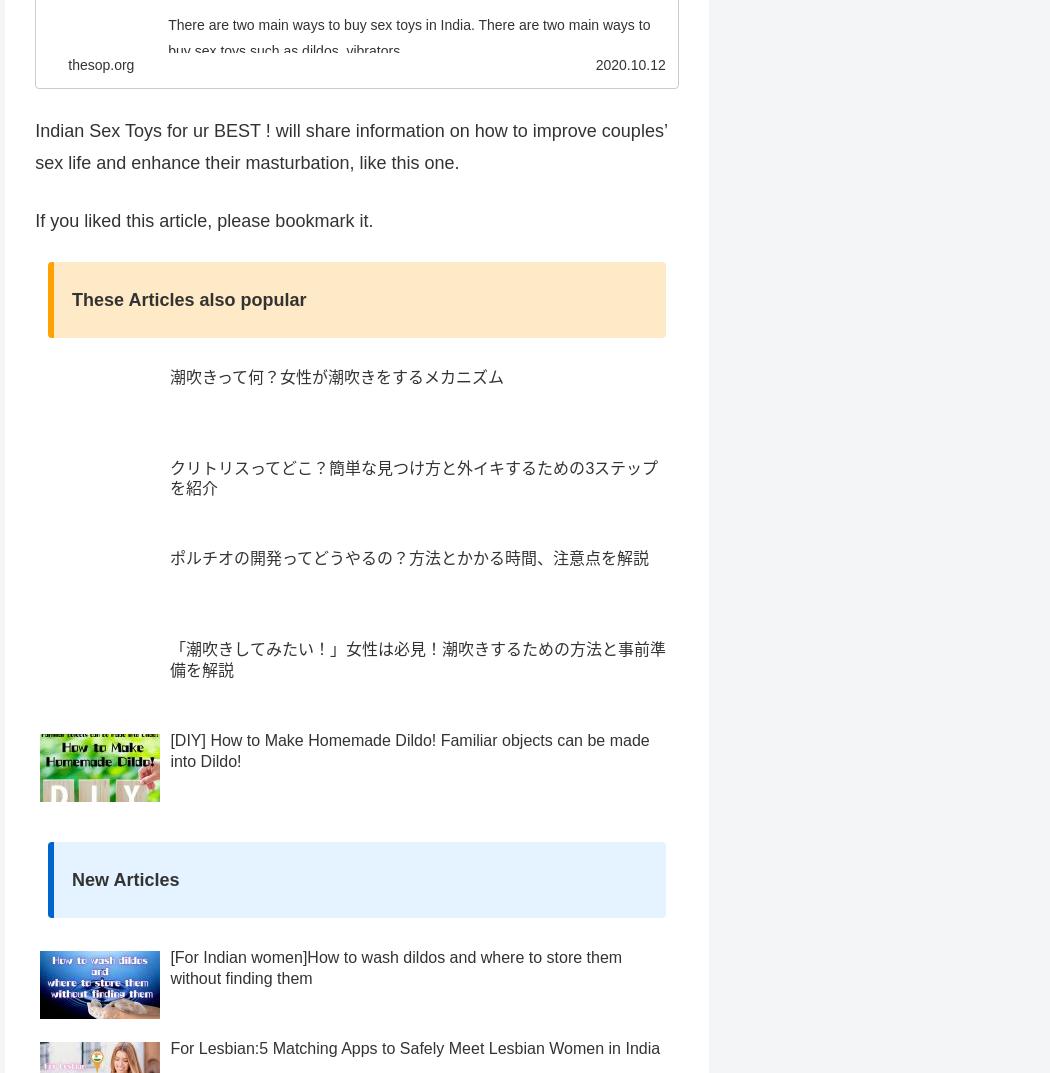 The height and width of the screenshot is (1073, 1050). Describe the element at coordinates (630, 102) in the screenshot. I see `'2020.10.12'` at that location.